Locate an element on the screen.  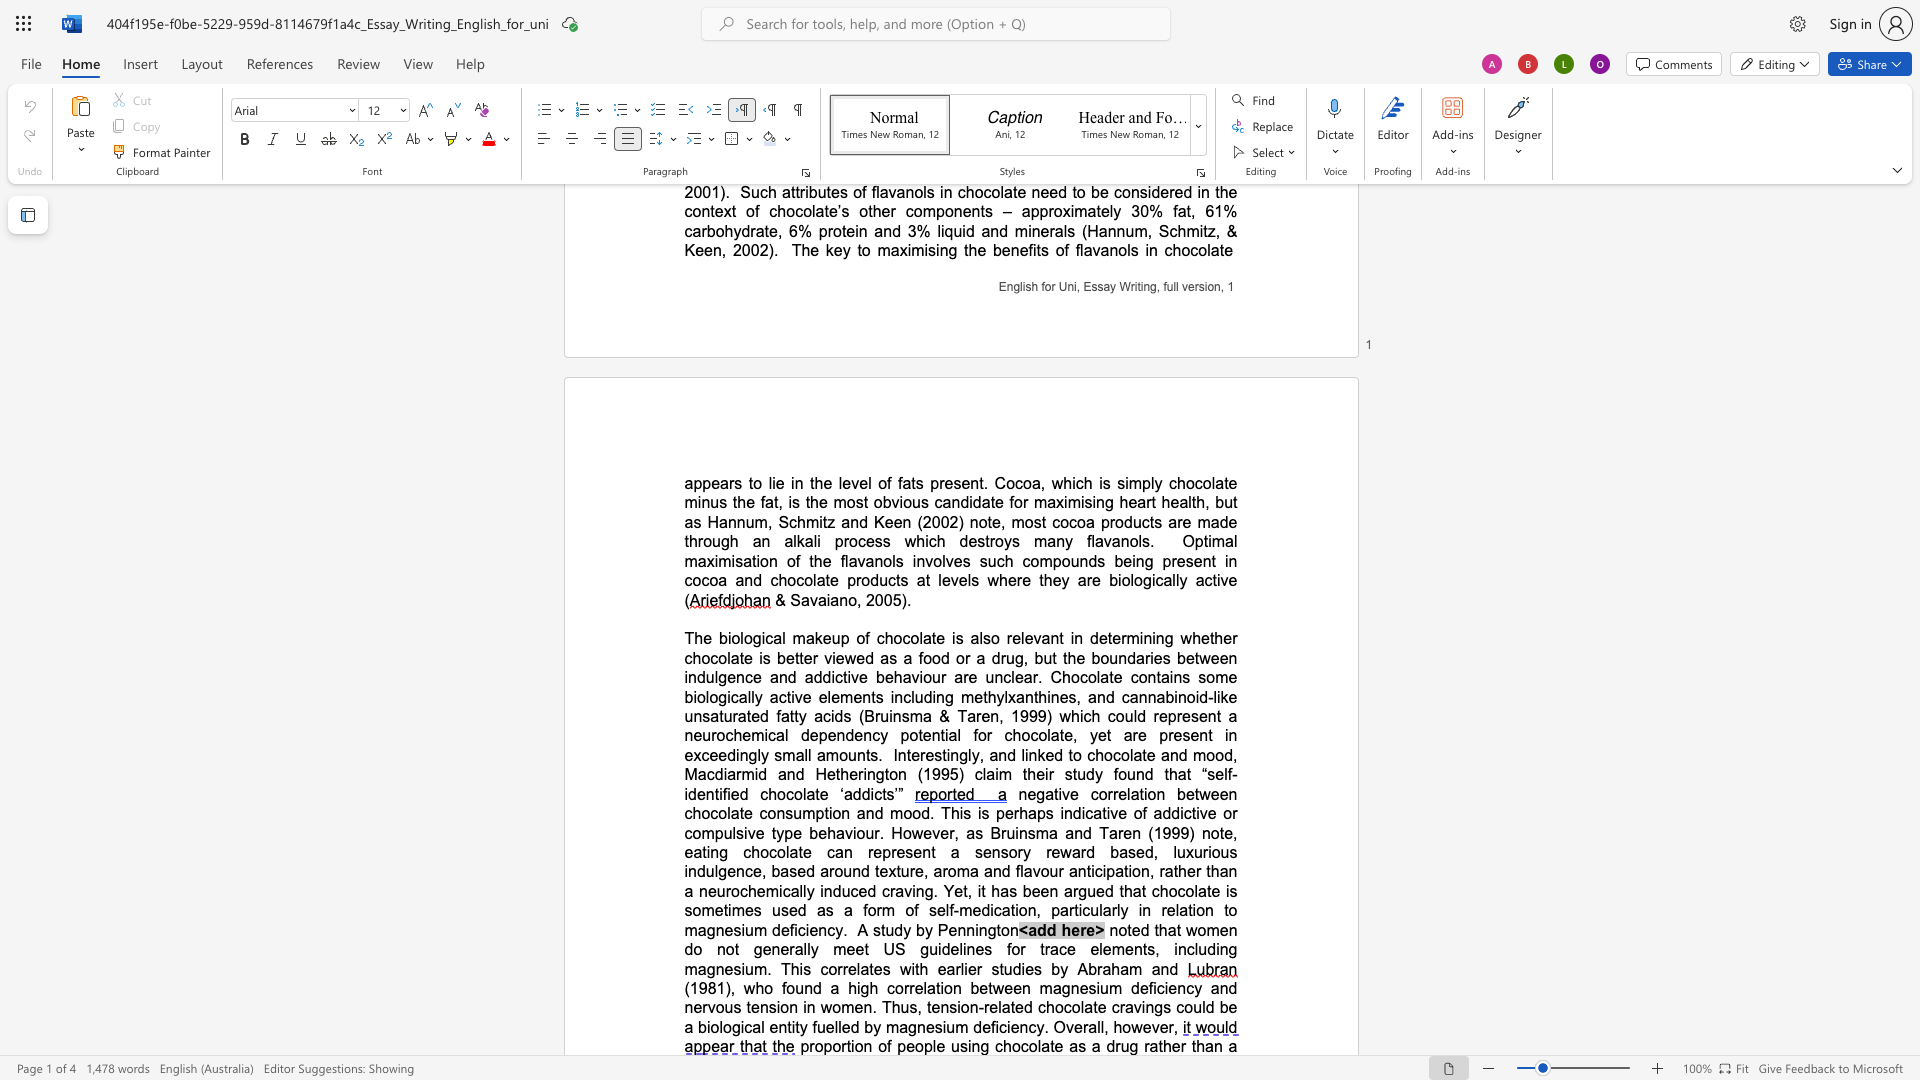
the space between the continuous character "c" and "y" in the text is located at coordinates (835, 930).